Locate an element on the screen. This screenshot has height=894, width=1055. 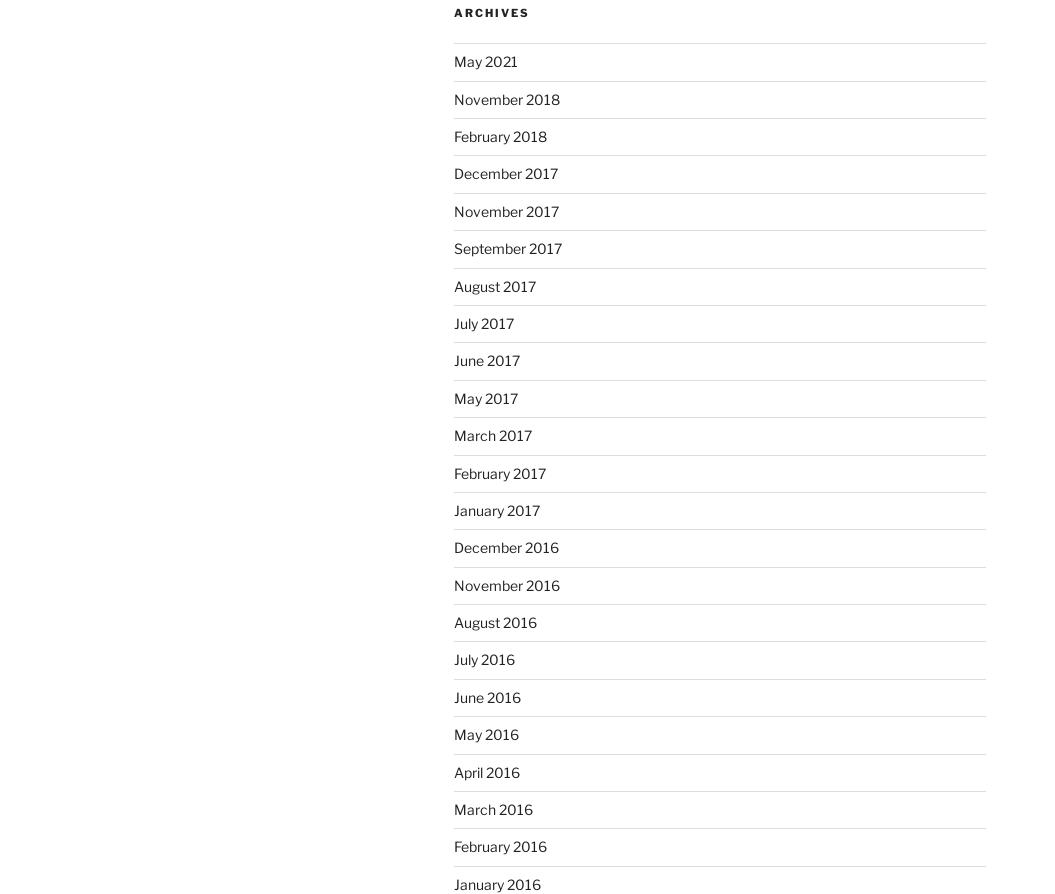
'February 2016' is located at coordinates (500, 845).